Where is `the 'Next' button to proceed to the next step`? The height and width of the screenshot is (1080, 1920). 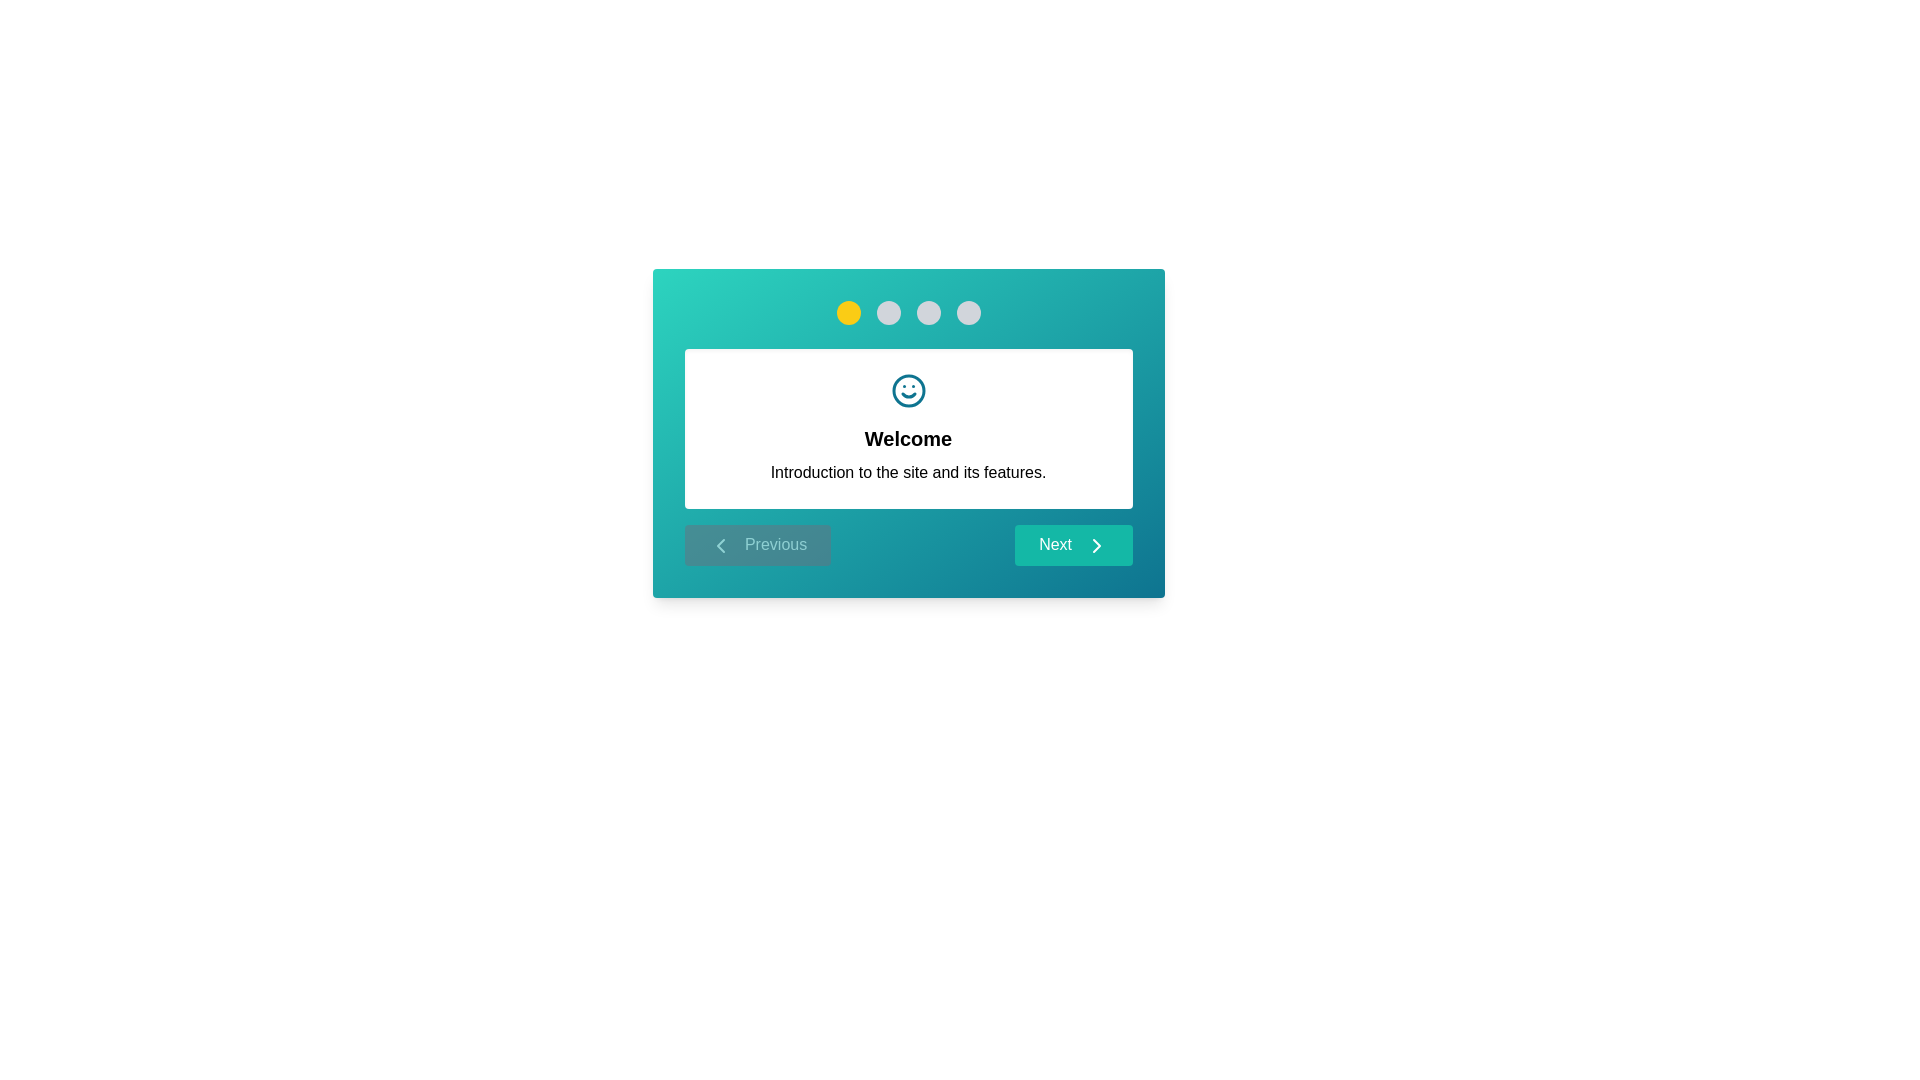
the 'Next' button to proceed to the next step is located at coordinates (1072, 545).